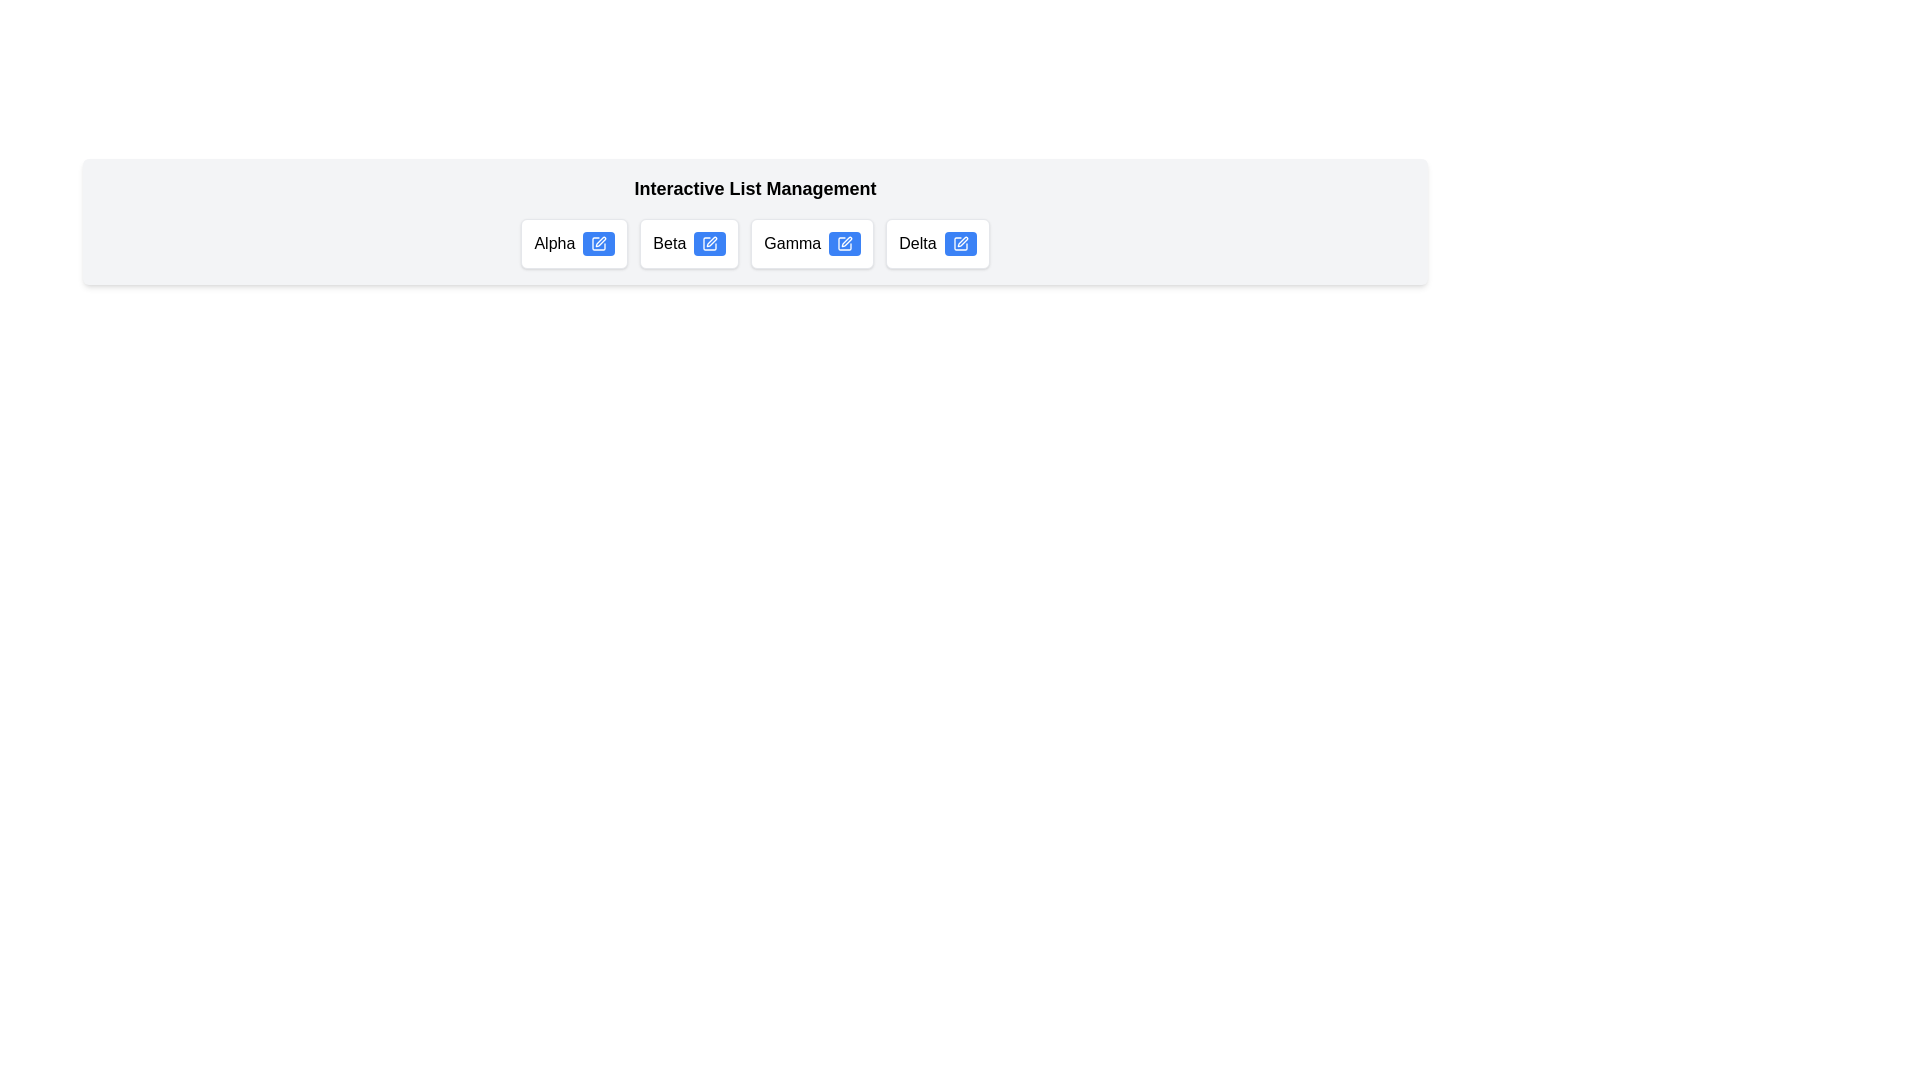  Describe the element at coordinates (960, 242) in the screenshot. I see `the edit icon located within the last button labeled 'Delta' in the horizontal list of buttons` at that location.